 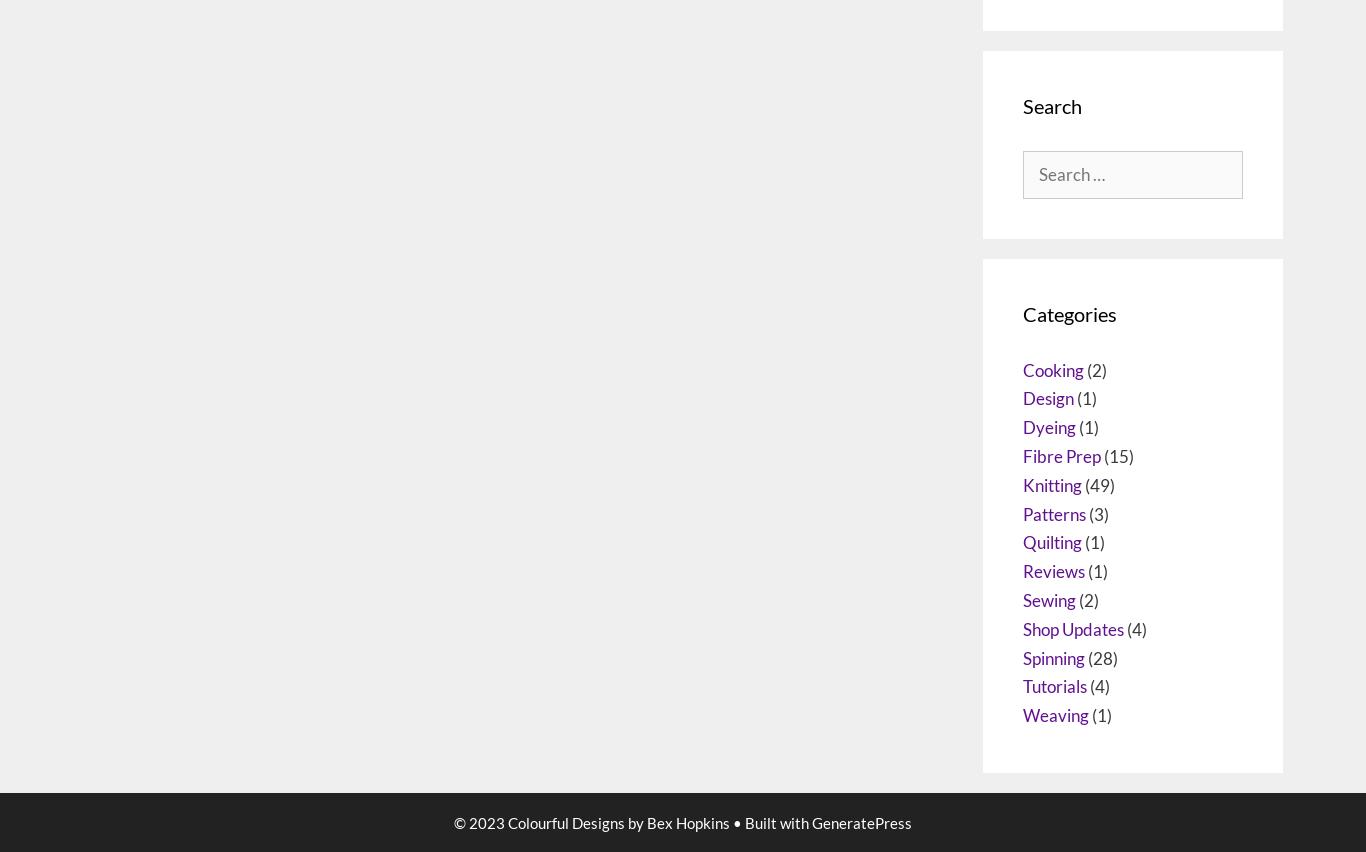 I want to click on 'Dyeing', so click(x=1048, y=576).